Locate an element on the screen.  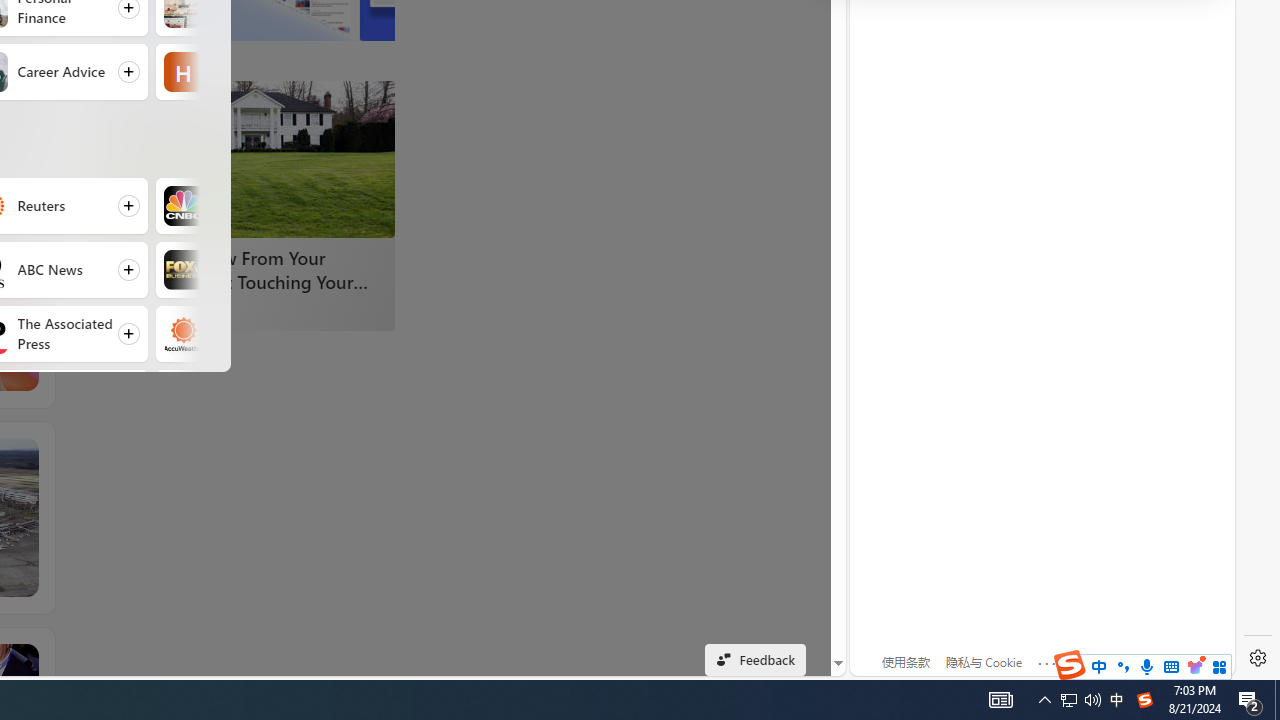
'Settings' is located at coordinates (1257, 658).